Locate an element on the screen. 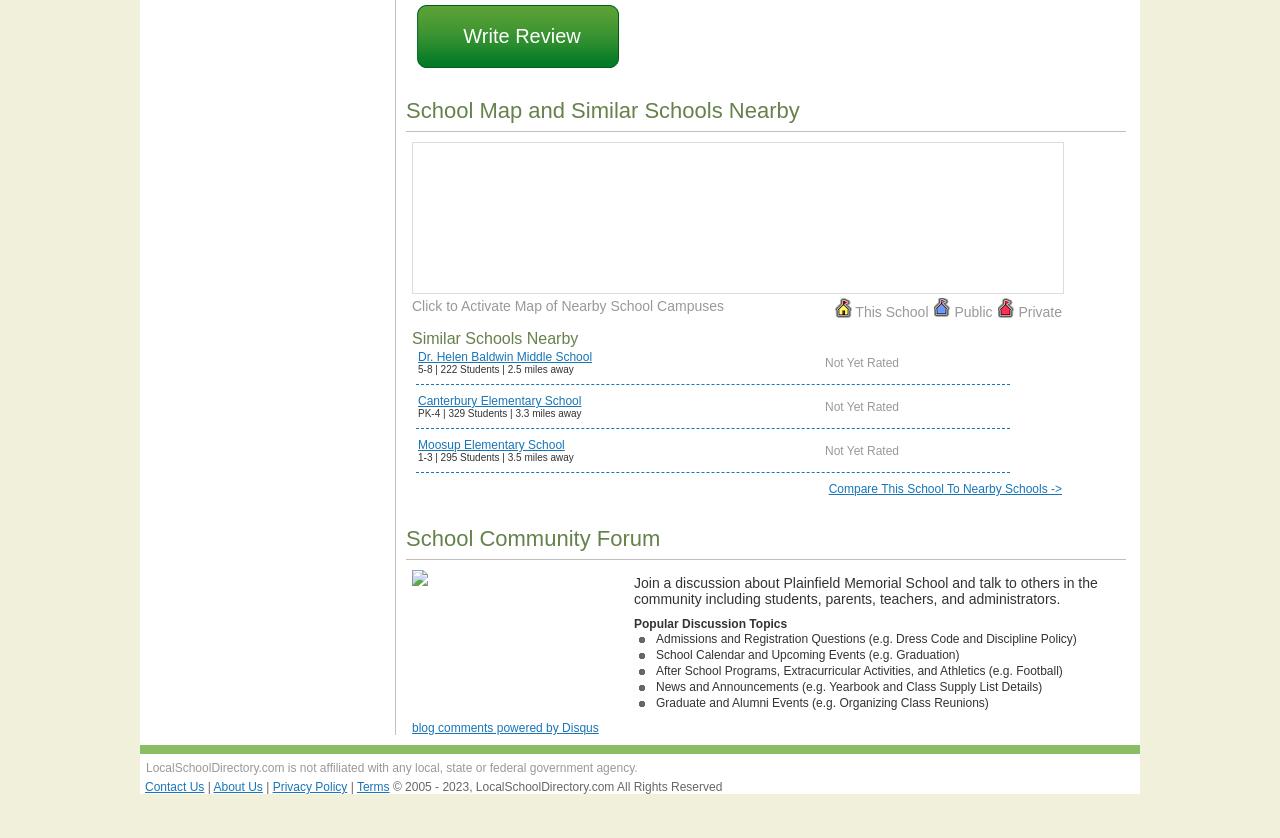 The width and height of the screenshot is (1280, 838). 'Write Review' is located at coordinates (521, 36).